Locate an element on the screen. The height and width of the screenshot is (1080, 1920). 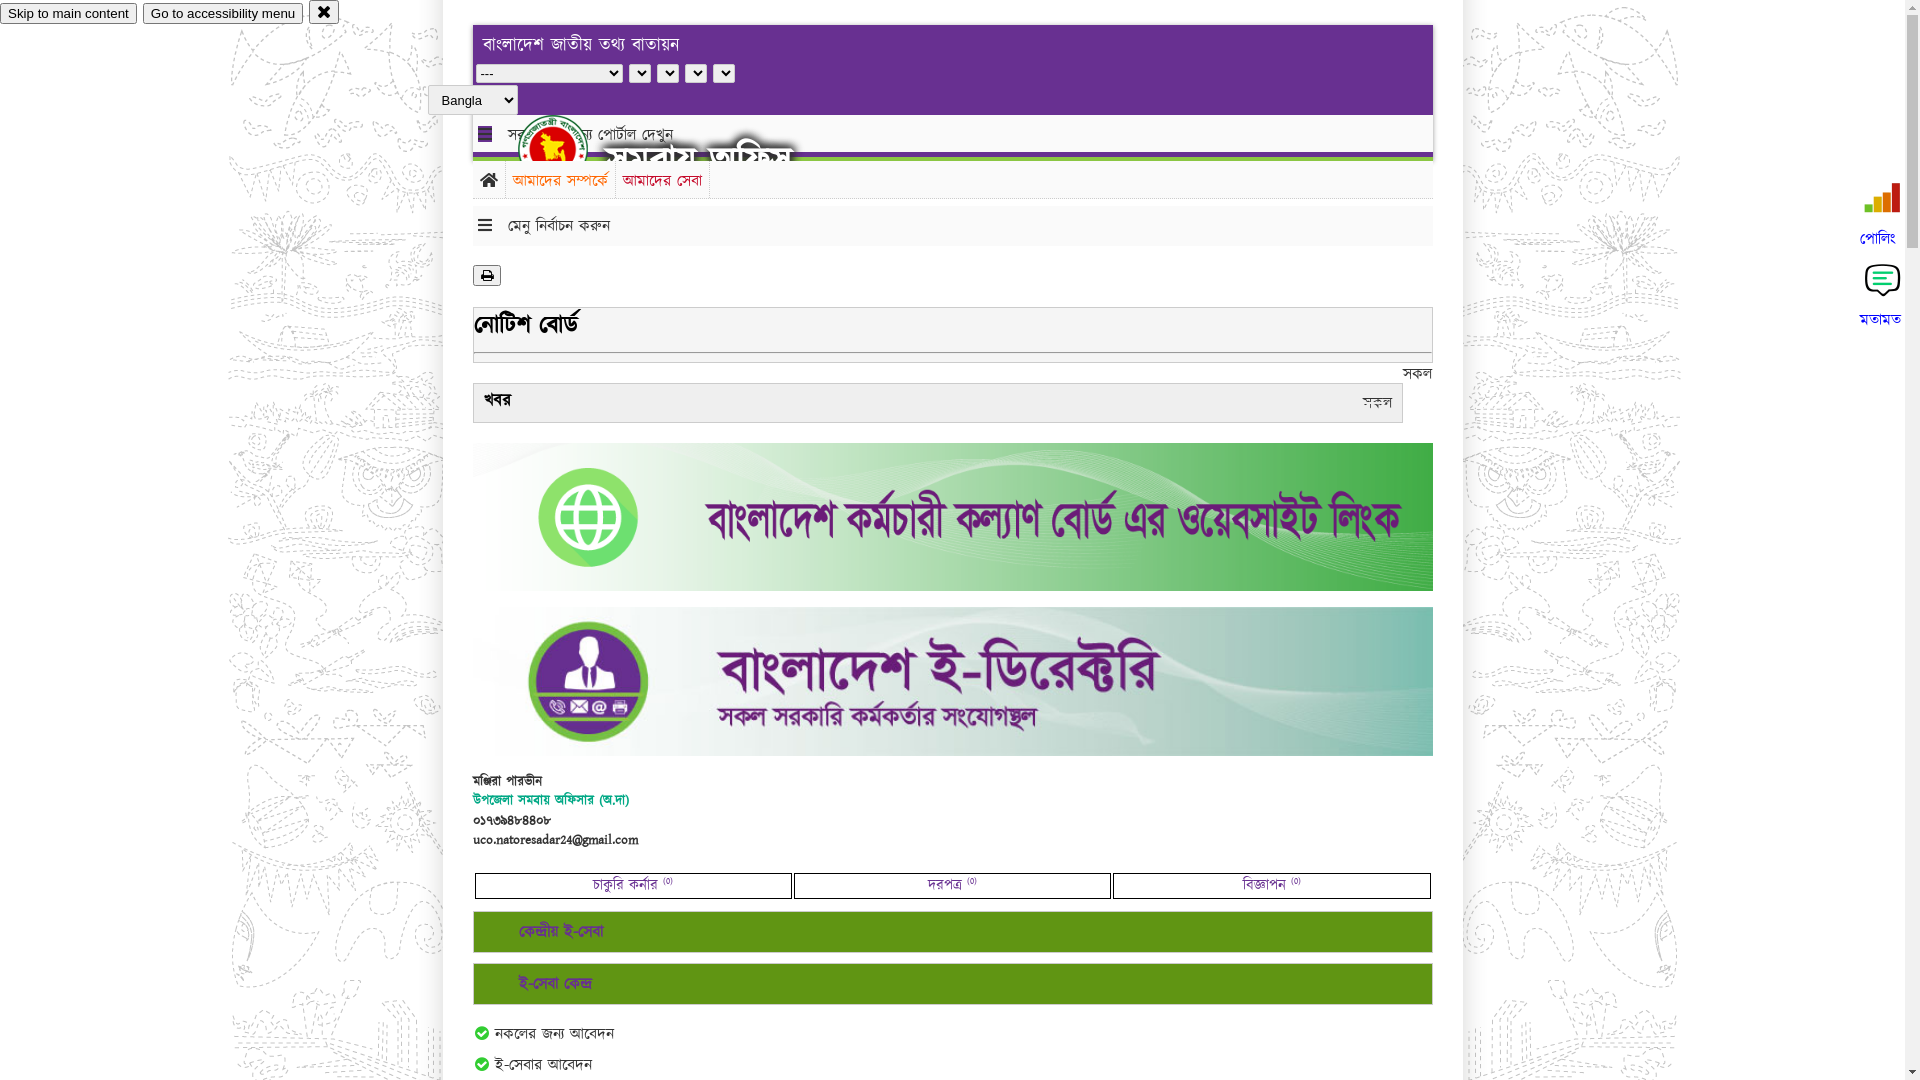
'Skip to main content' is located at coordinates (68, 13).